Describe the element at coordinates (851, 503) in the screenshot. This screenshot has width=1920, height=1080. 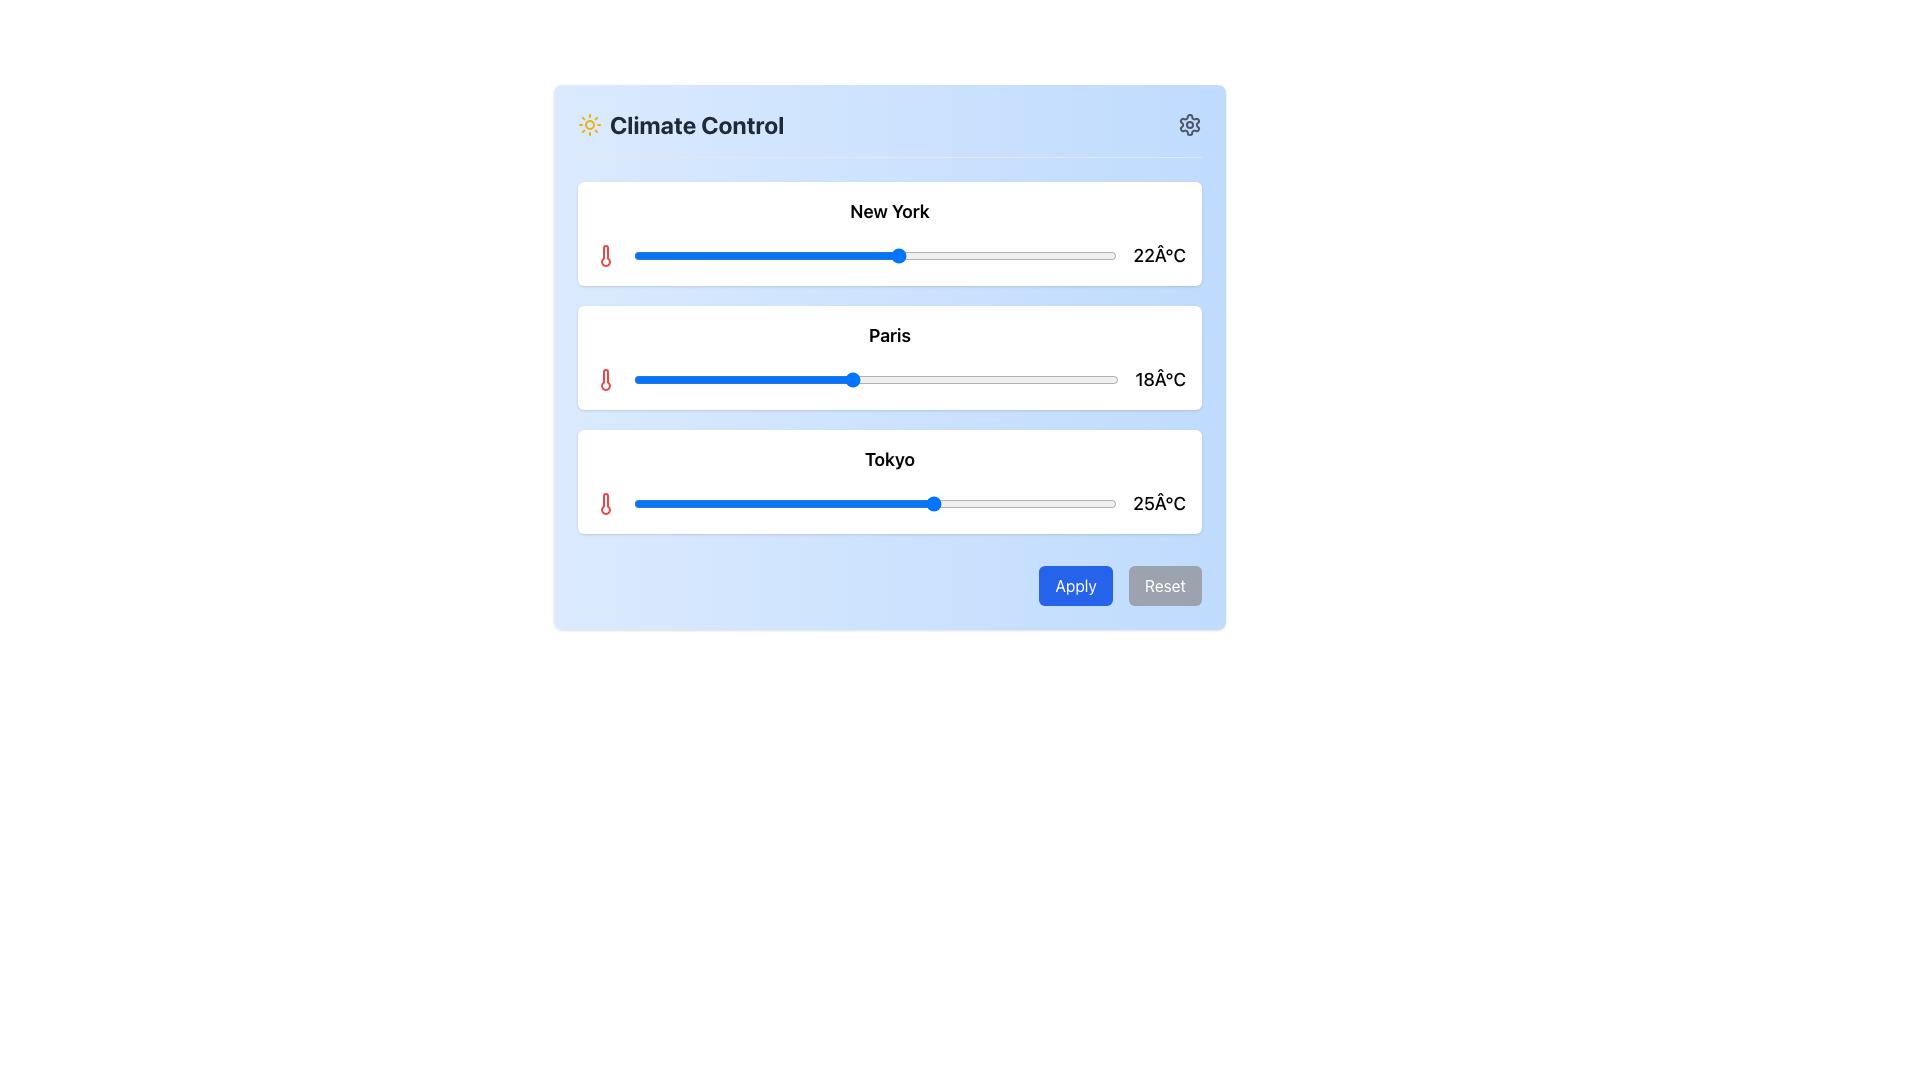
I see `the Tokyo temperature` at that location.